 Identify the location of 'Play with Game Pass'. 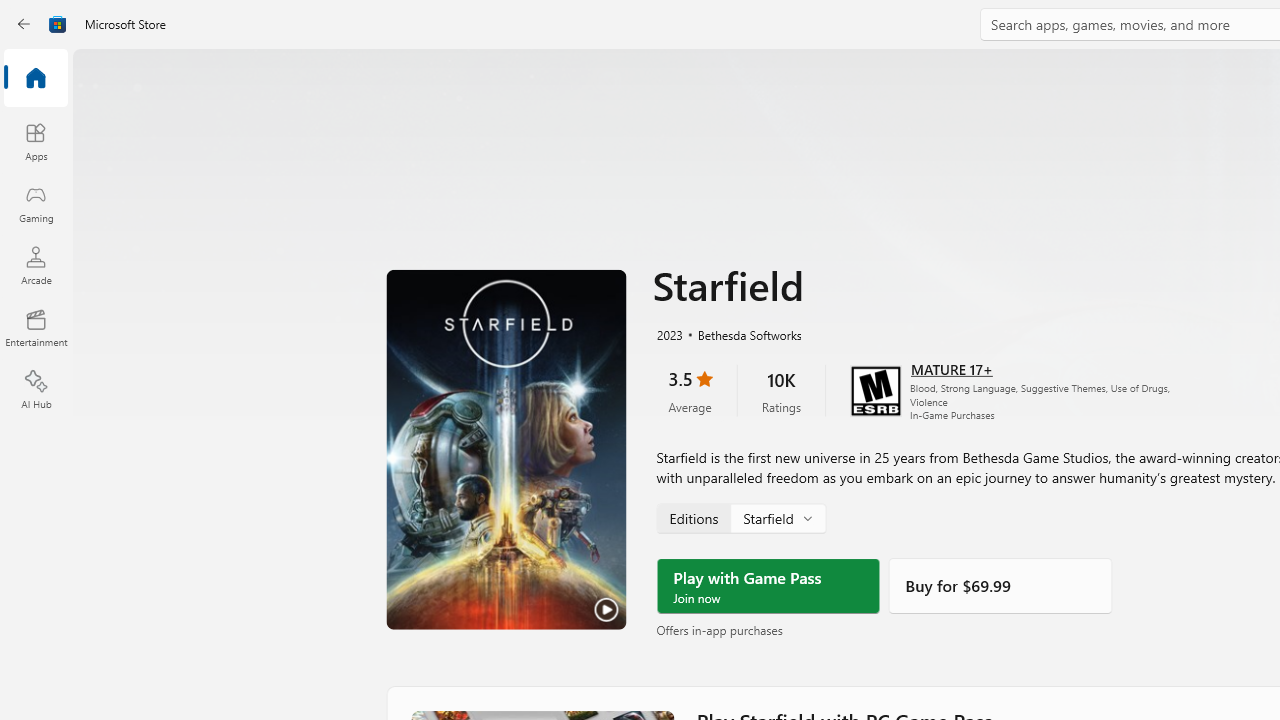
(767, 585).